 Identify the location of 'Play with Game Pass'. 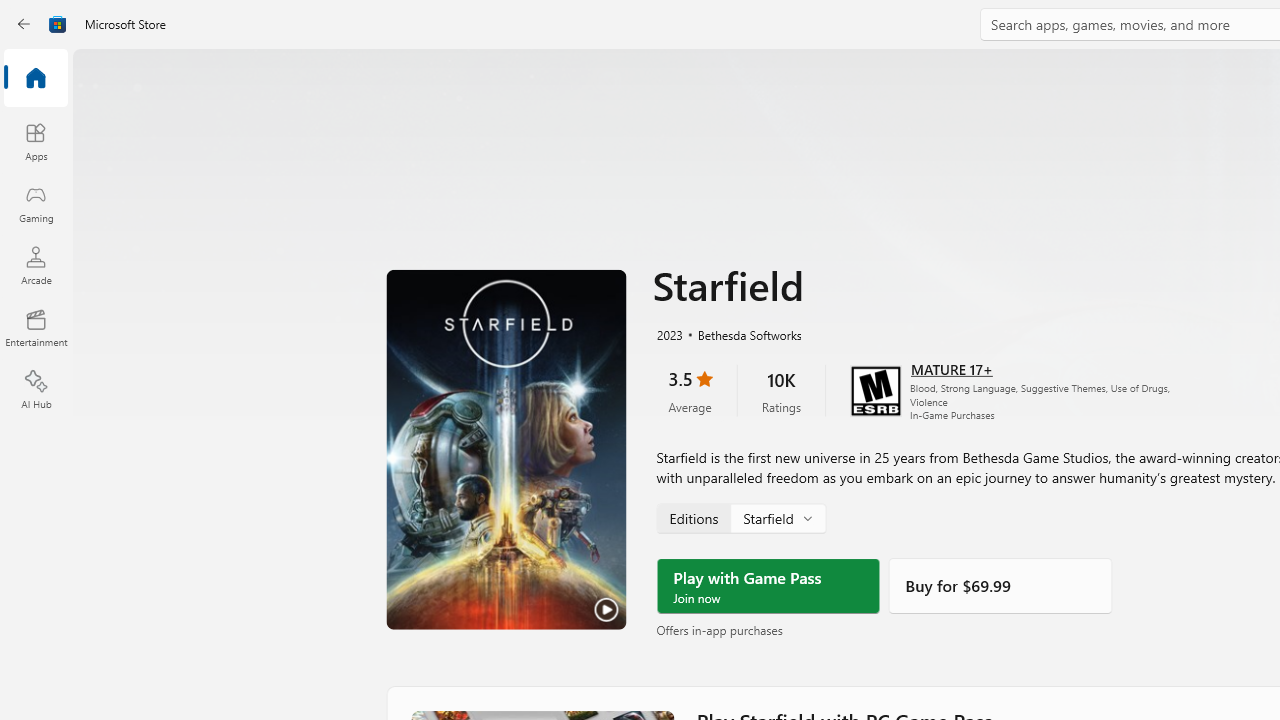
(767, 585).